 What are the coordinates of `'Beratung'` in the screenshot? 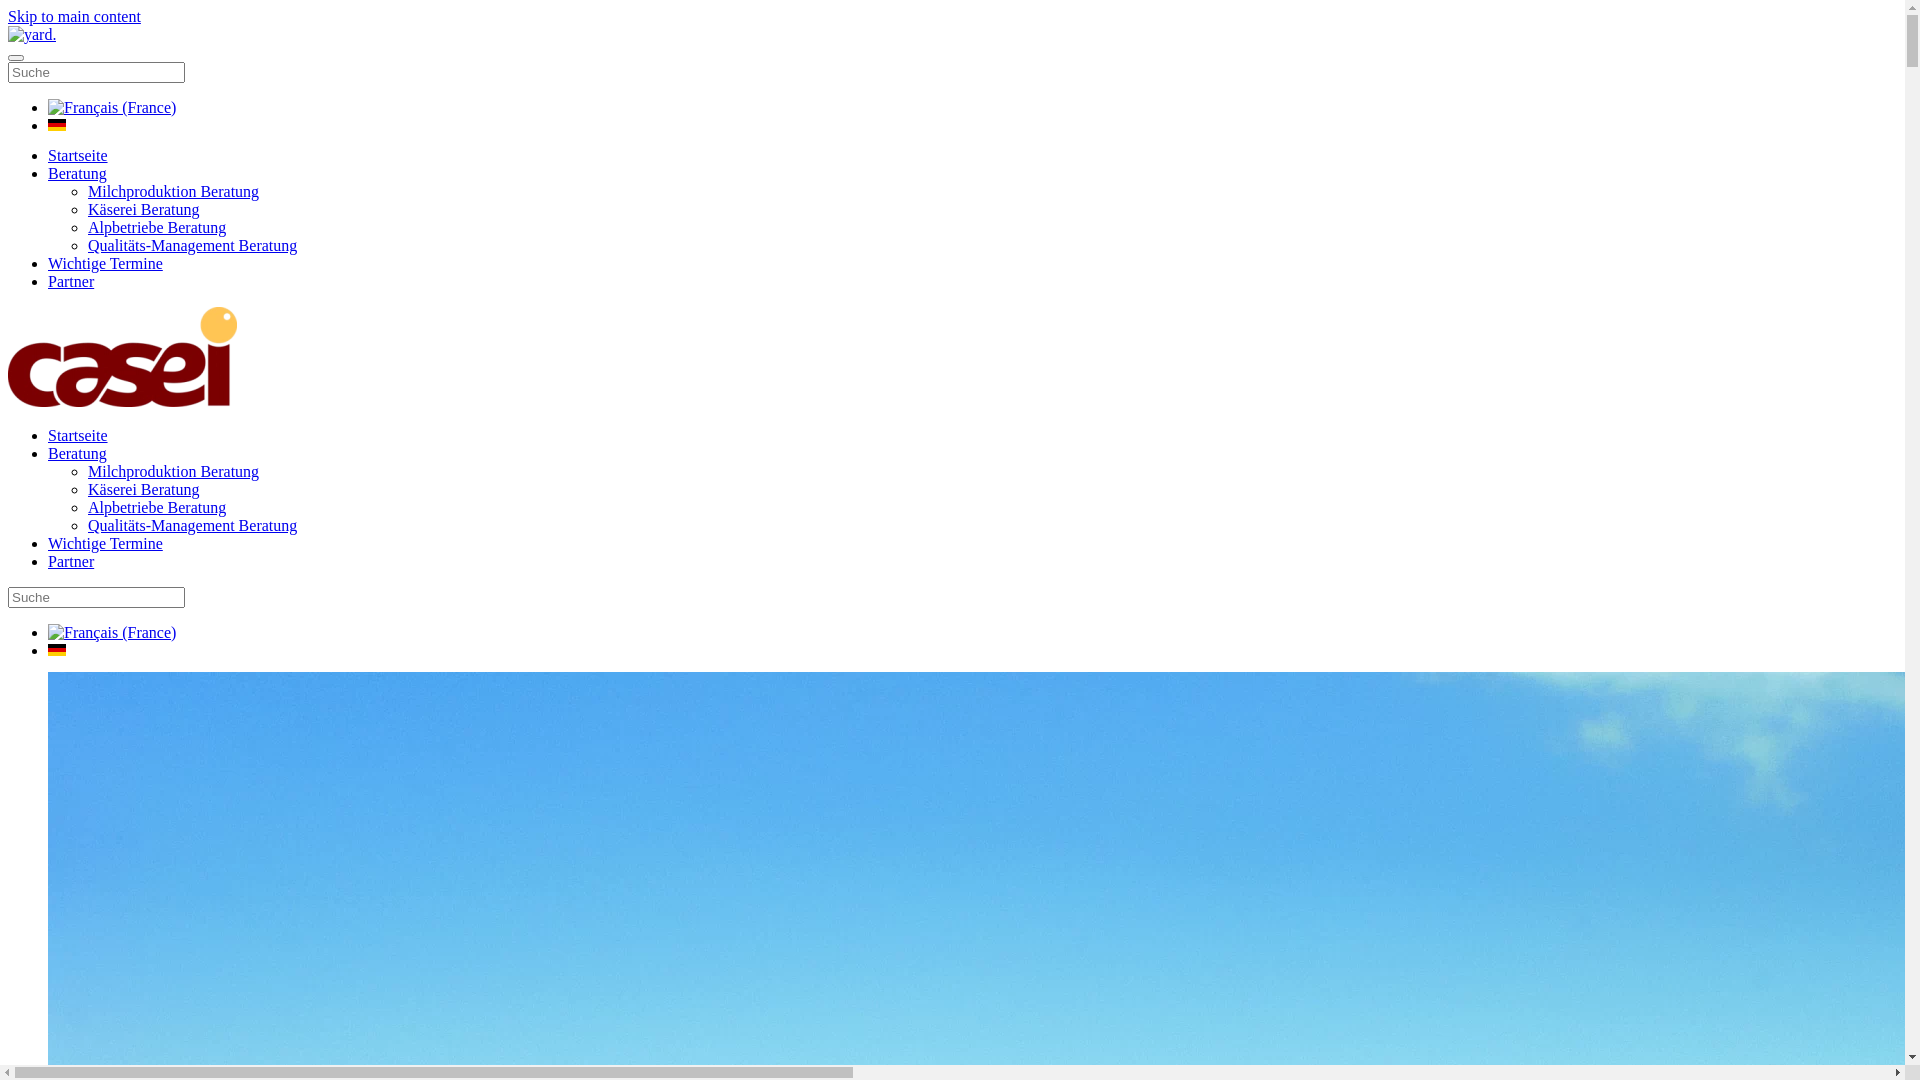 It's located at (77, 172).